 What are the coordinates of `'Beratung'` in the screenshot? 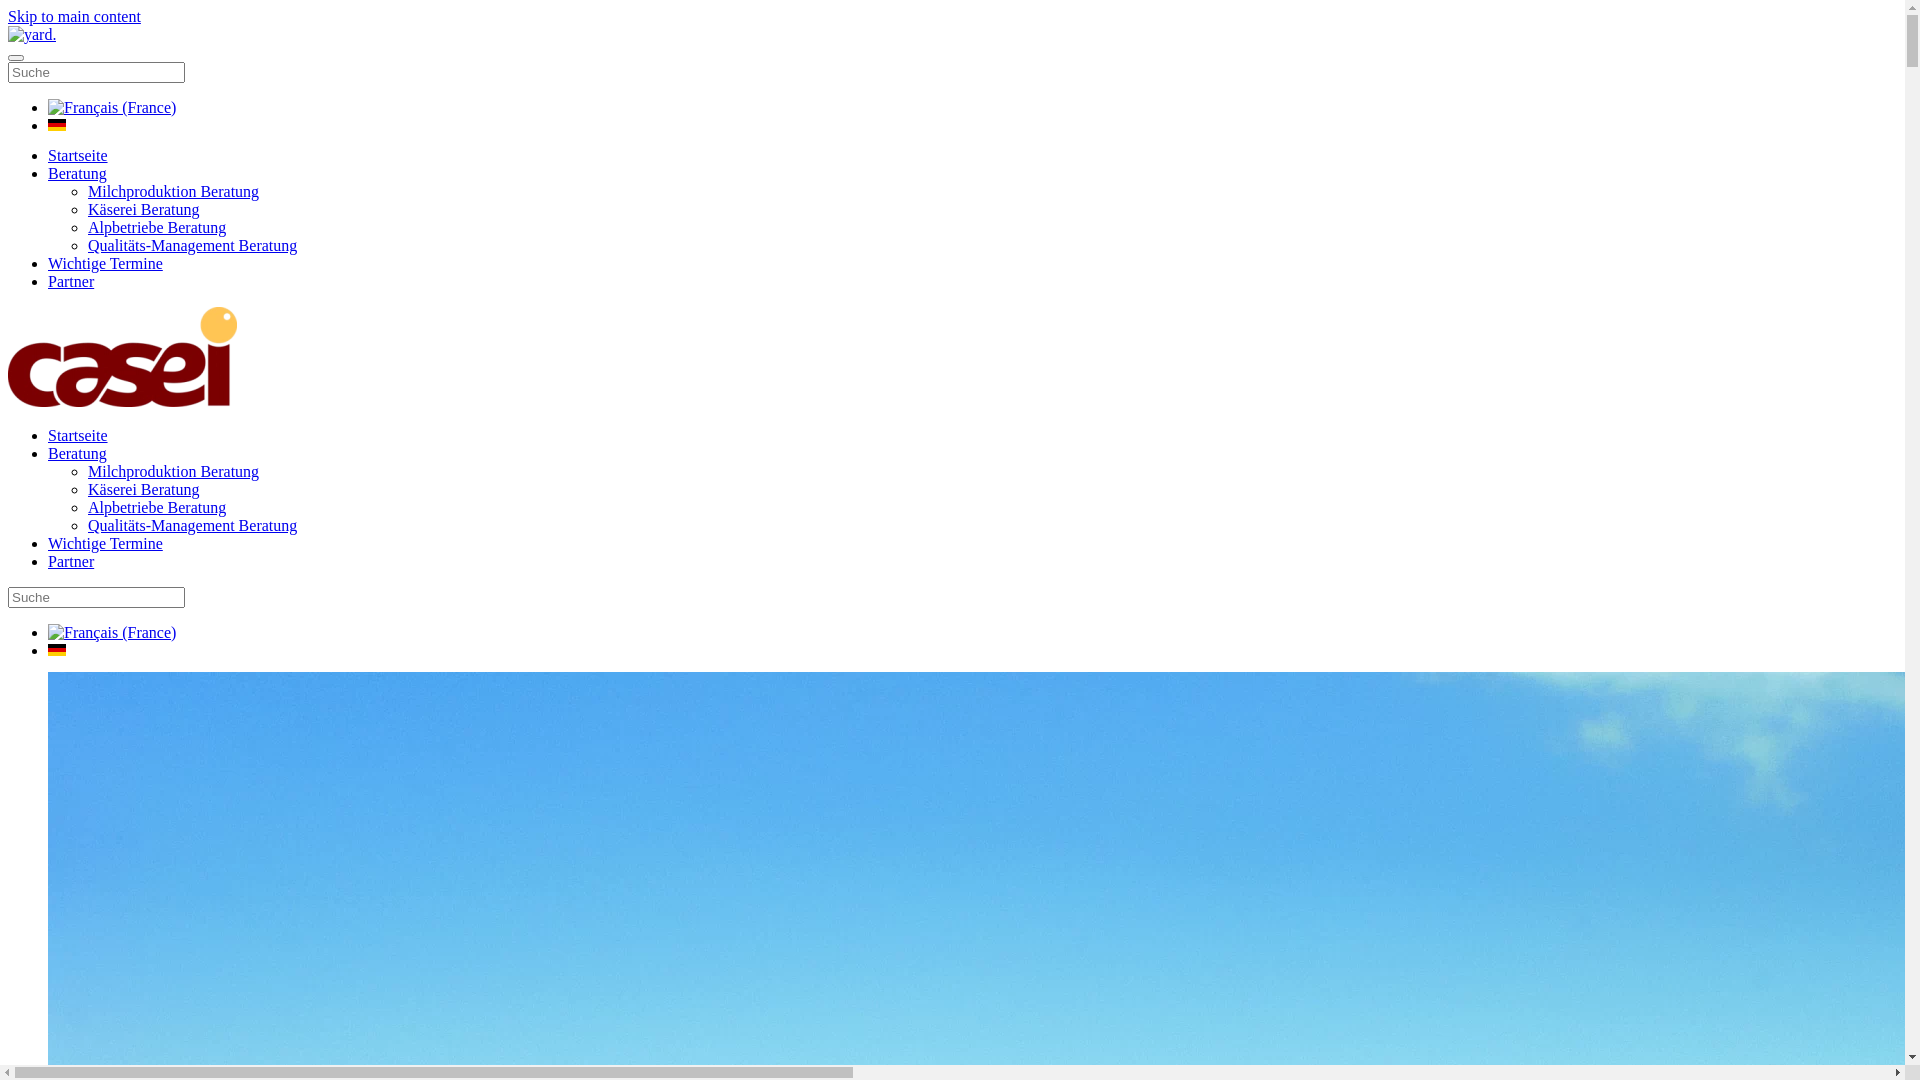 It's located at (77, 172).